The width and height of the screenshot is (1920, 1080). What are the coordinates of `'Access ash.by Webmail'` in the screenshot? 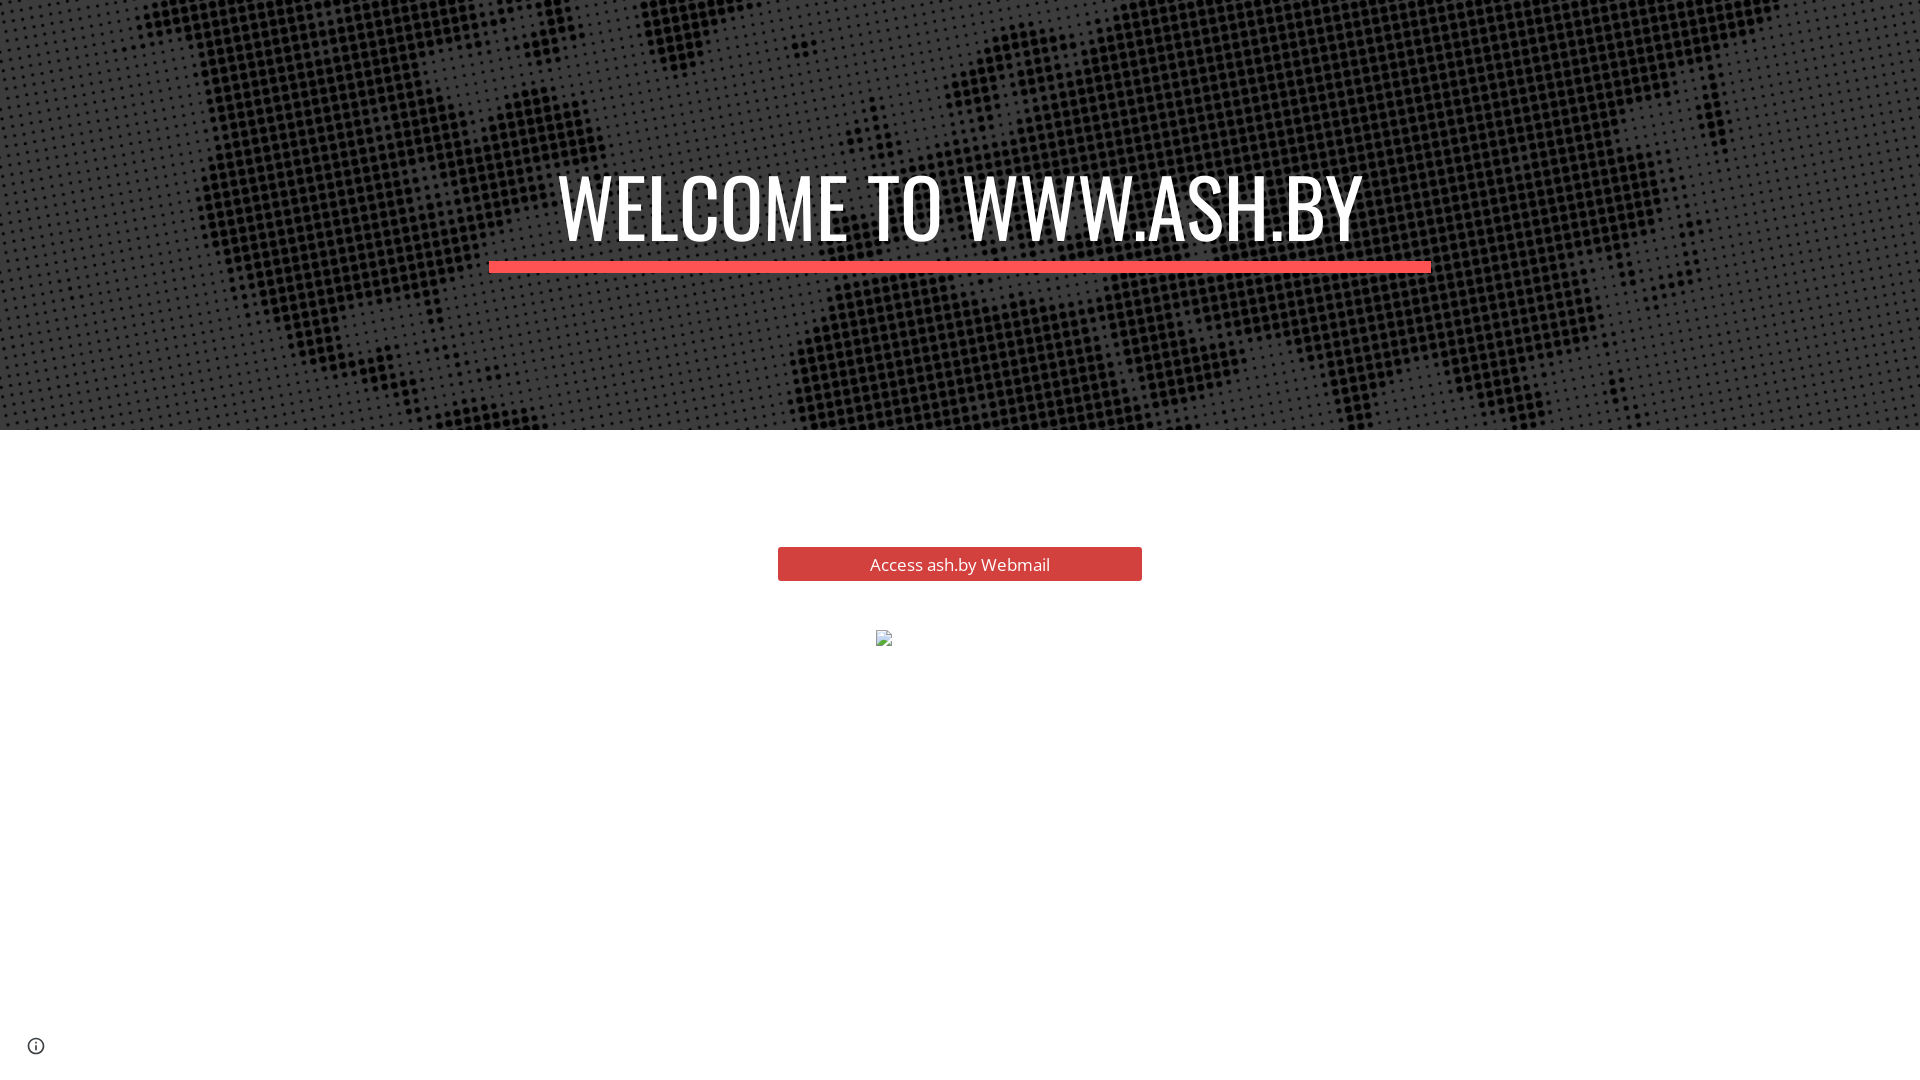 It's located at (958, 563).